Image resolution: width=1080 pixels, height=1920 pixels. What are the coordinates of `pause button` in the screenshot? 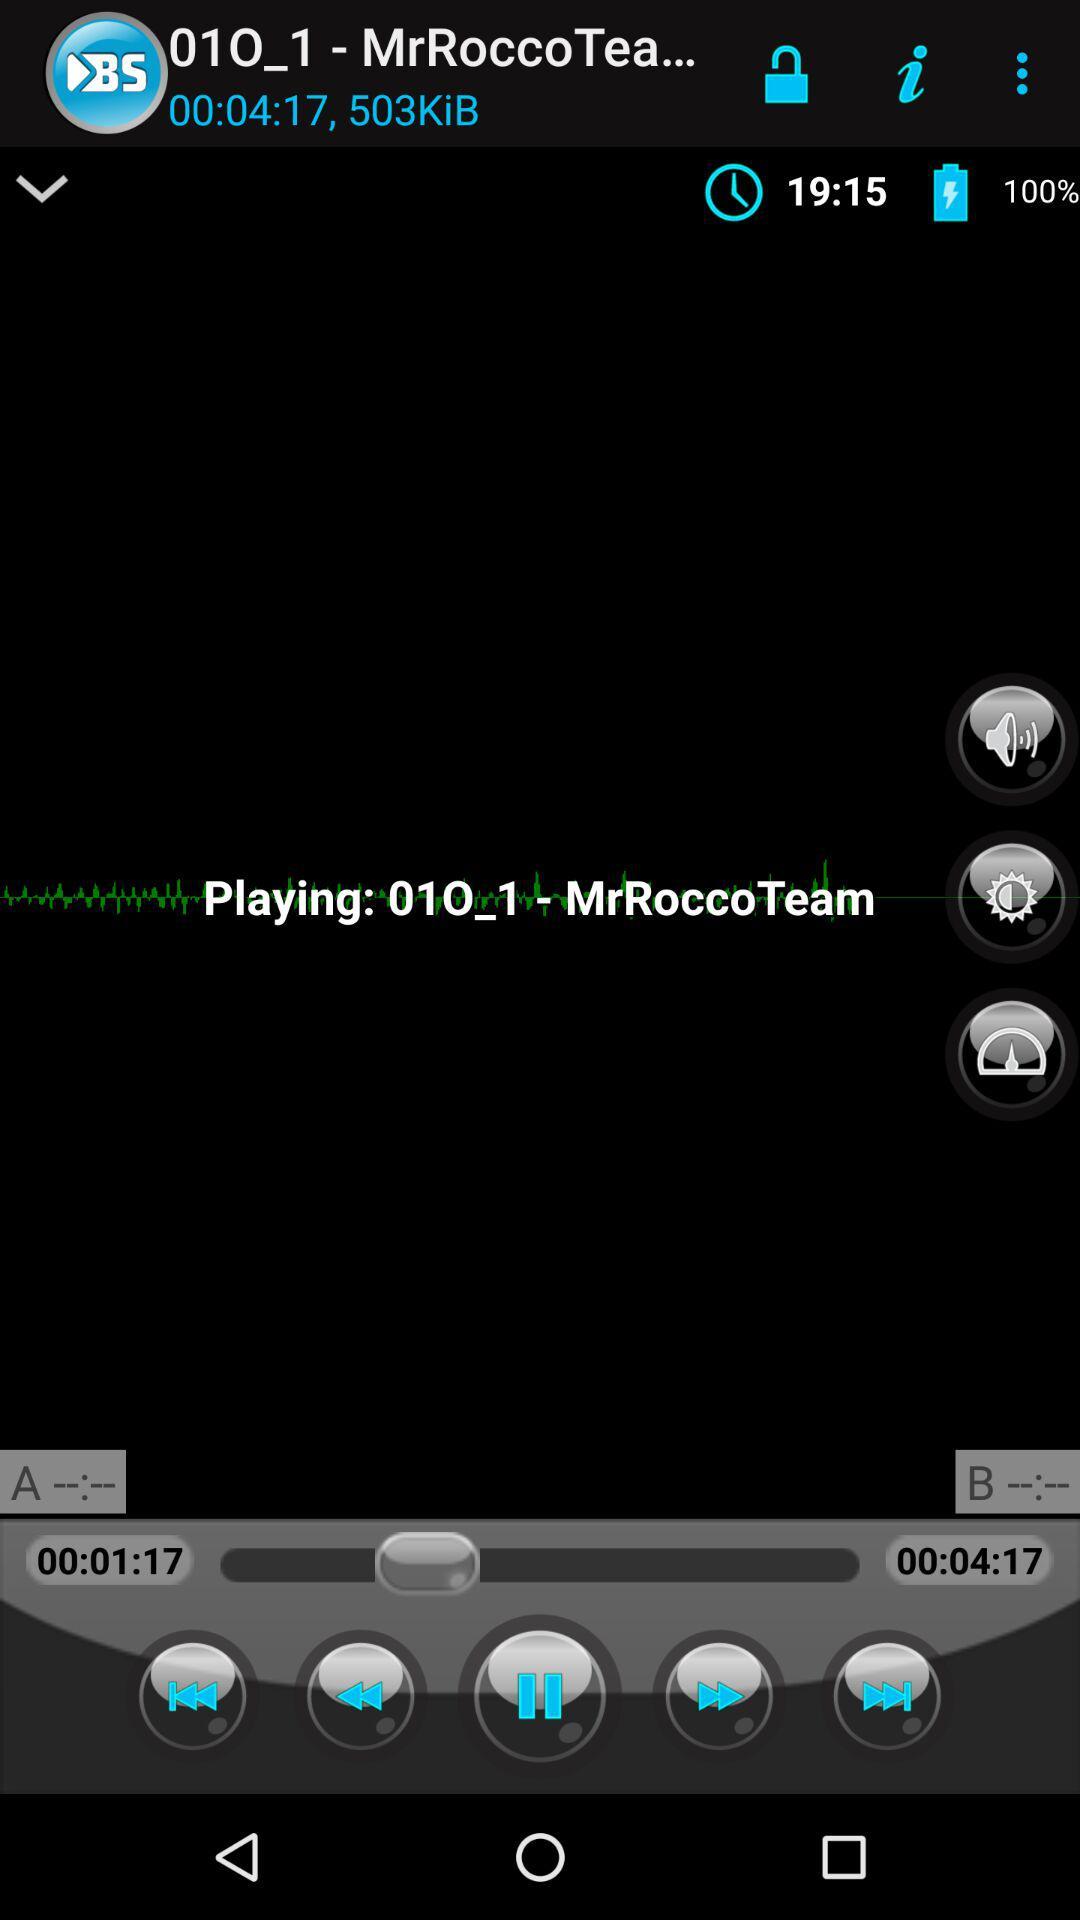 It's located at (540, 1695).